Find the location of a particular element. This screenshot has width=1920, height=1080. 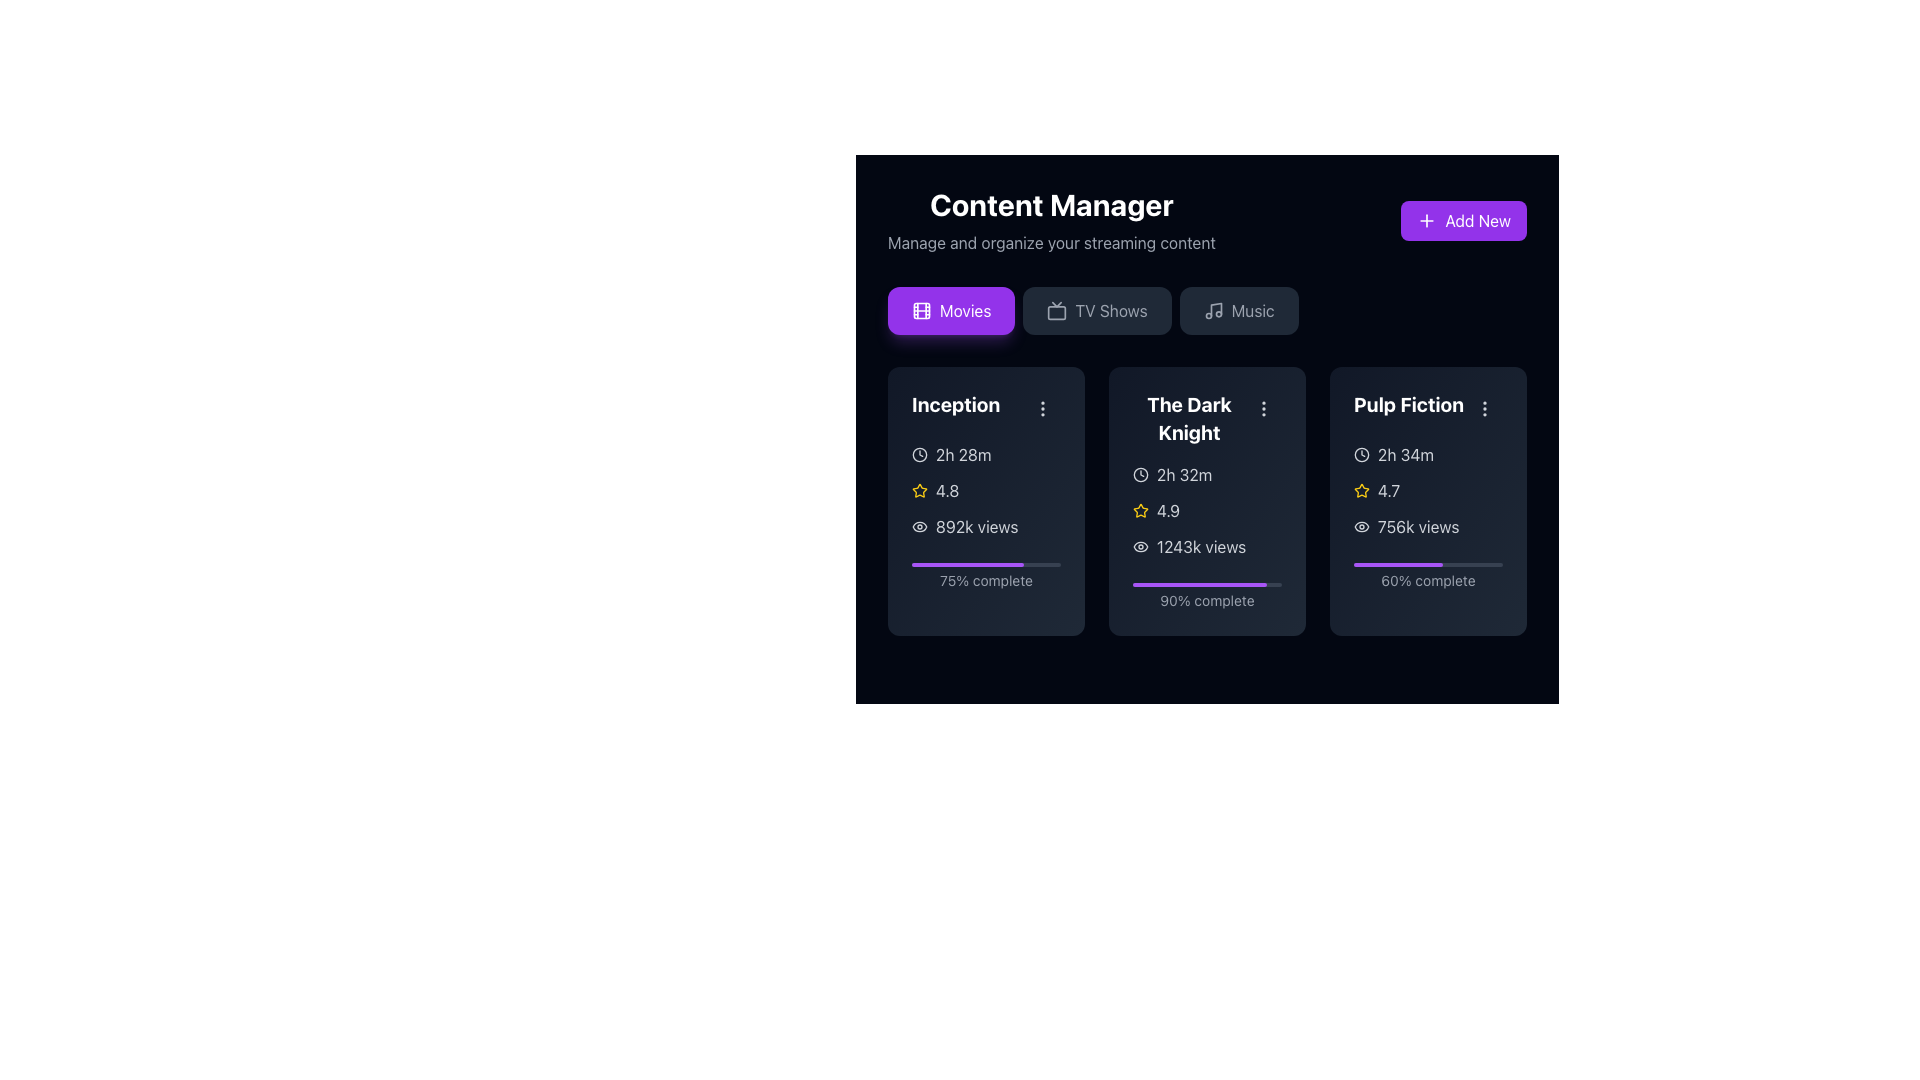

the star graphic icon that represents the rating of 'The Dark Knight' alongside its associated rating of '4.9' is located at coordinates (1141, 509).